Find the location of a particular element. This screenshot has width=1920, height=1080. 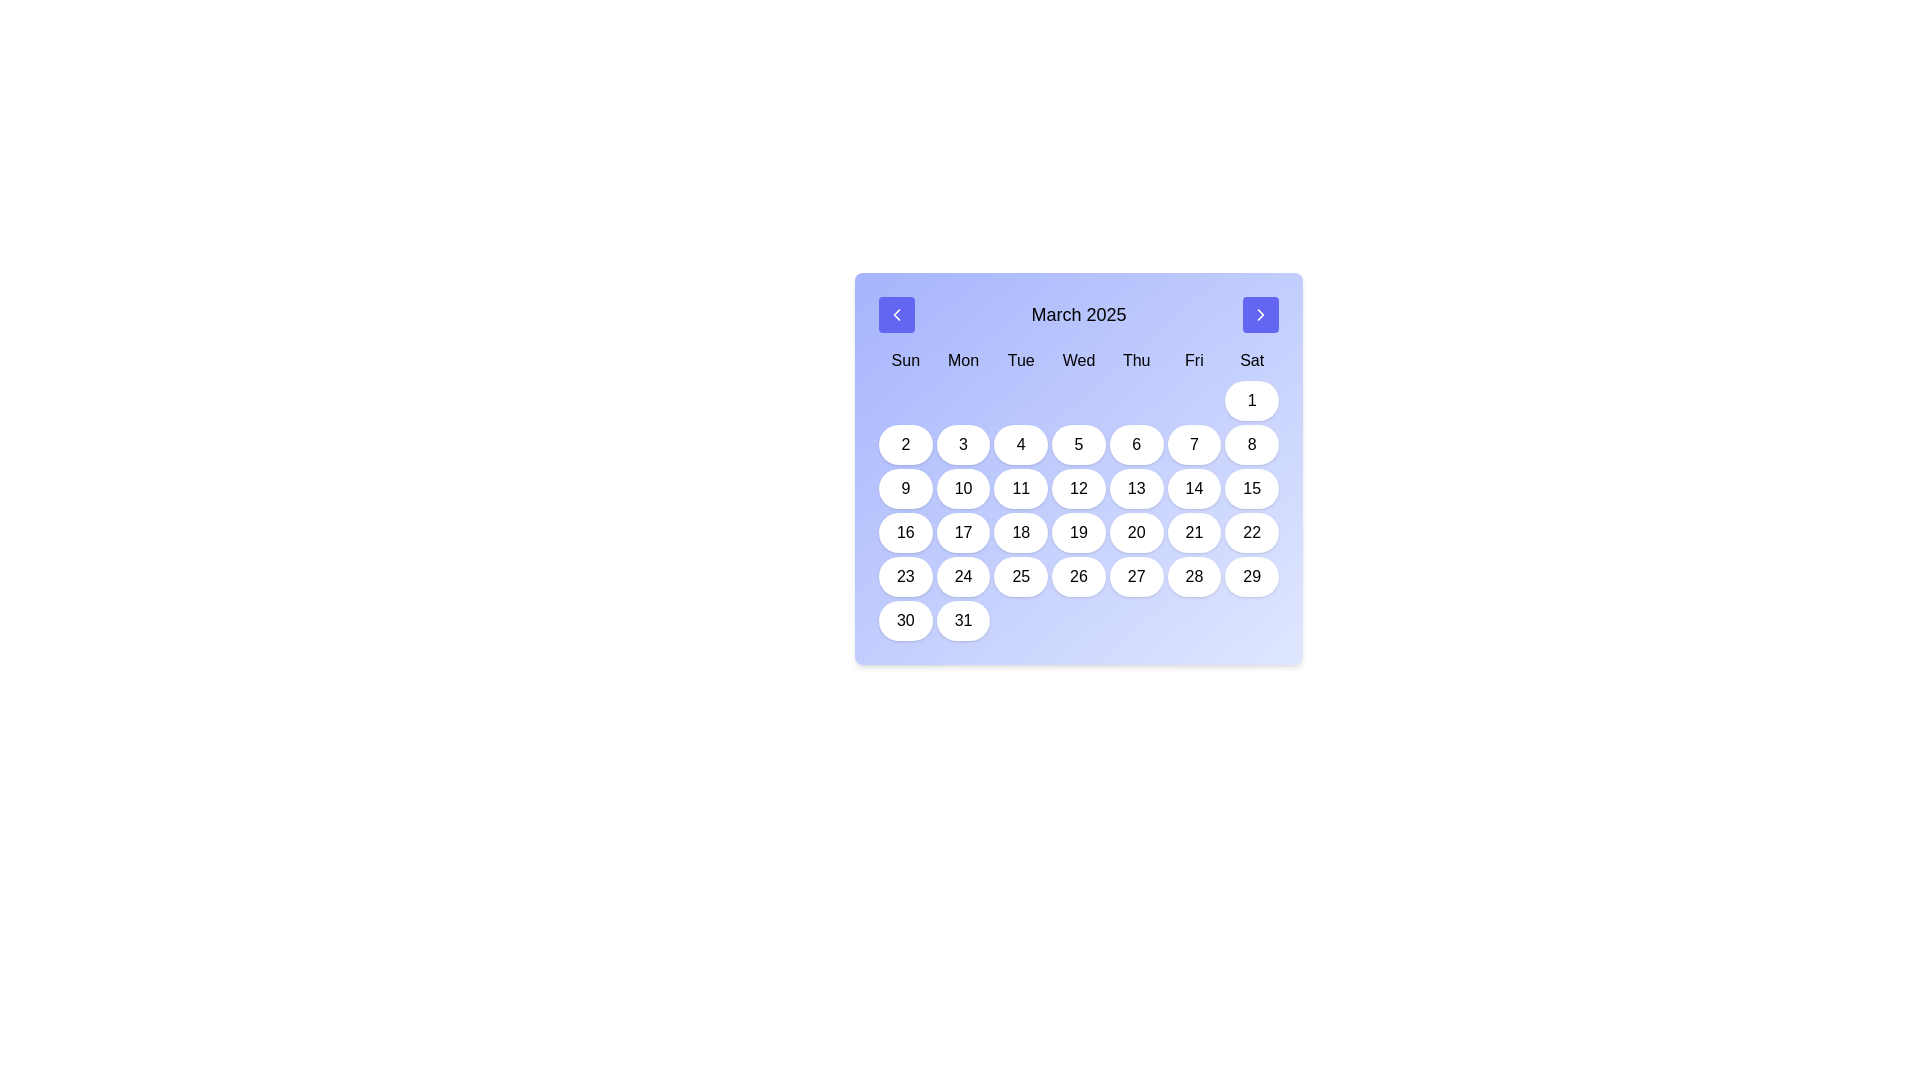

the grid layout element that represents the days of the month in the calendar interface to interact with a specific part of this grid is located at coordinates (1078, 509).